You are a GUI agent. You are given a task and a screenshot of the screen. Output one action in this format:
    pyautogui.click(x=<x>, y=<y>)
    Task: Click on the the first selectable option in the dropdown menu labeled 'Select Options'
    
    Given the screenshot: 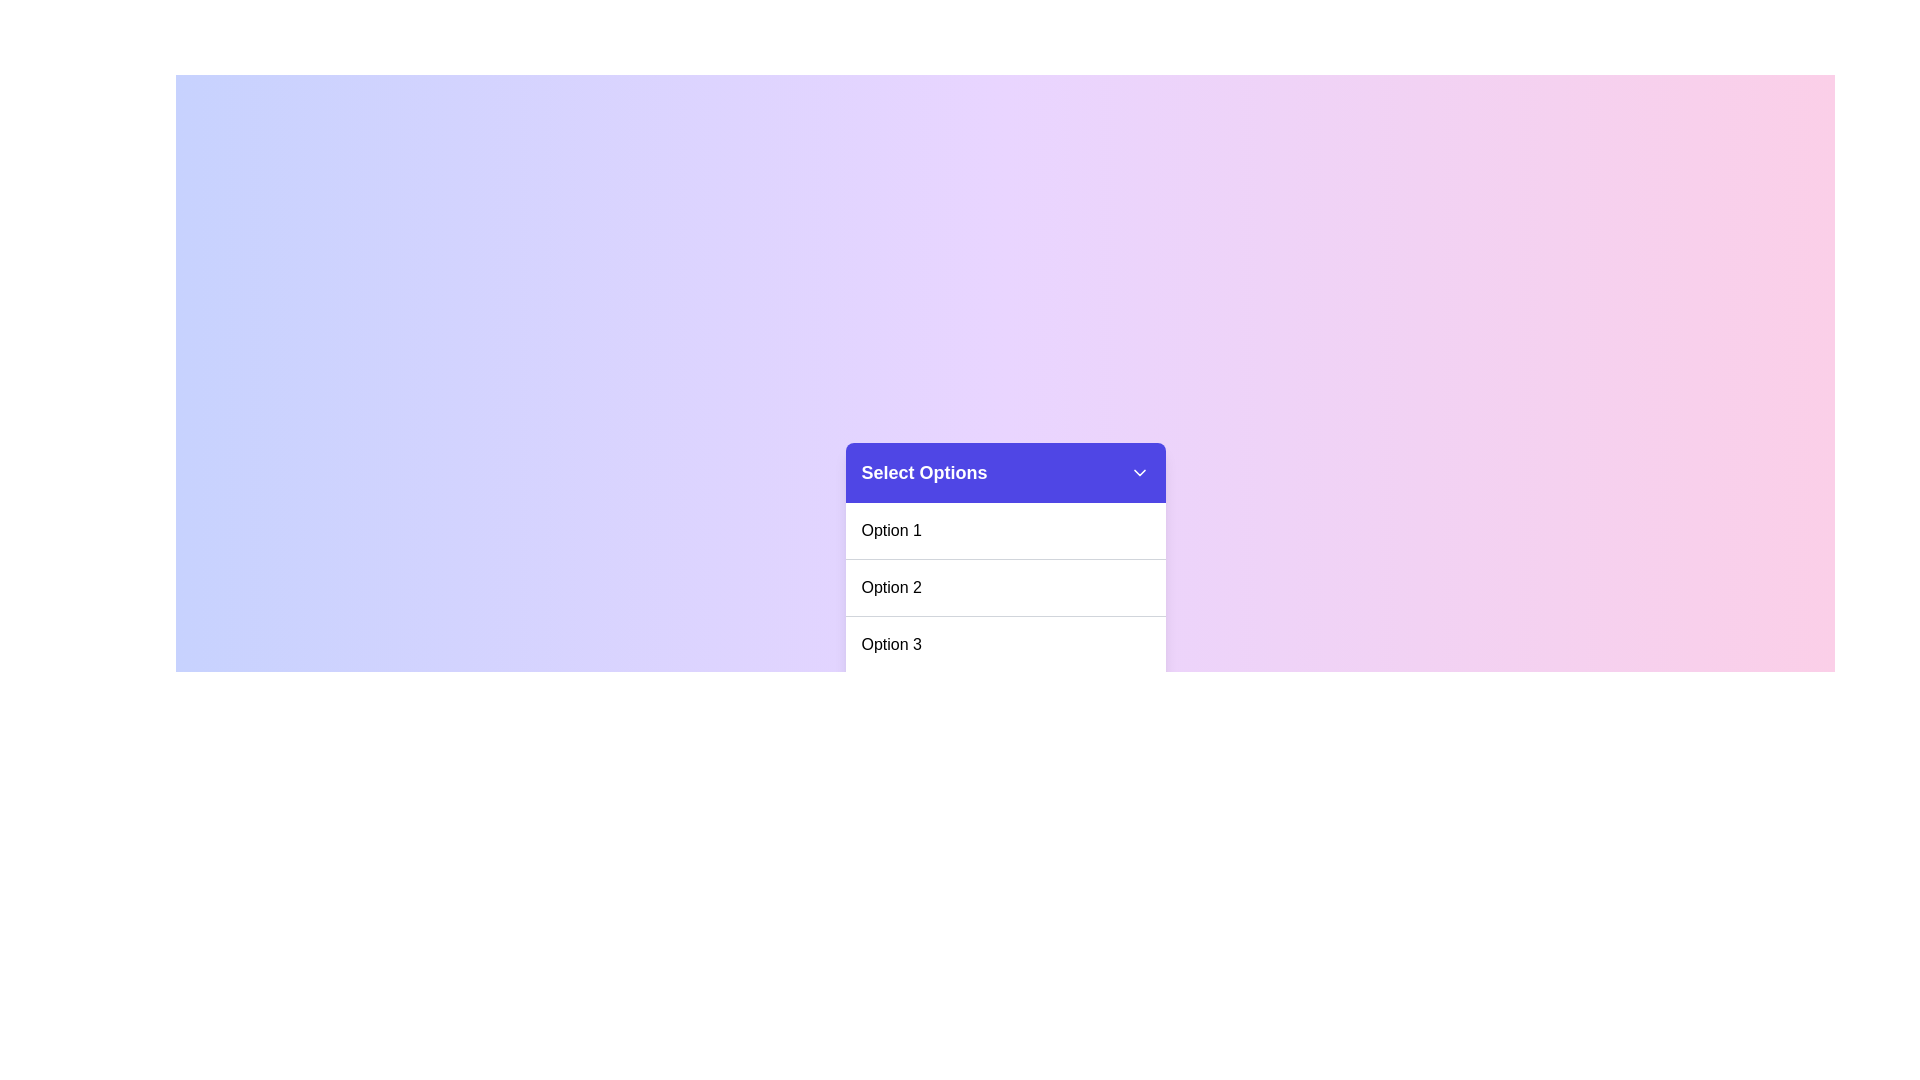 What is the action you would take?
    pyautogui.click(x=890, y=530)
    